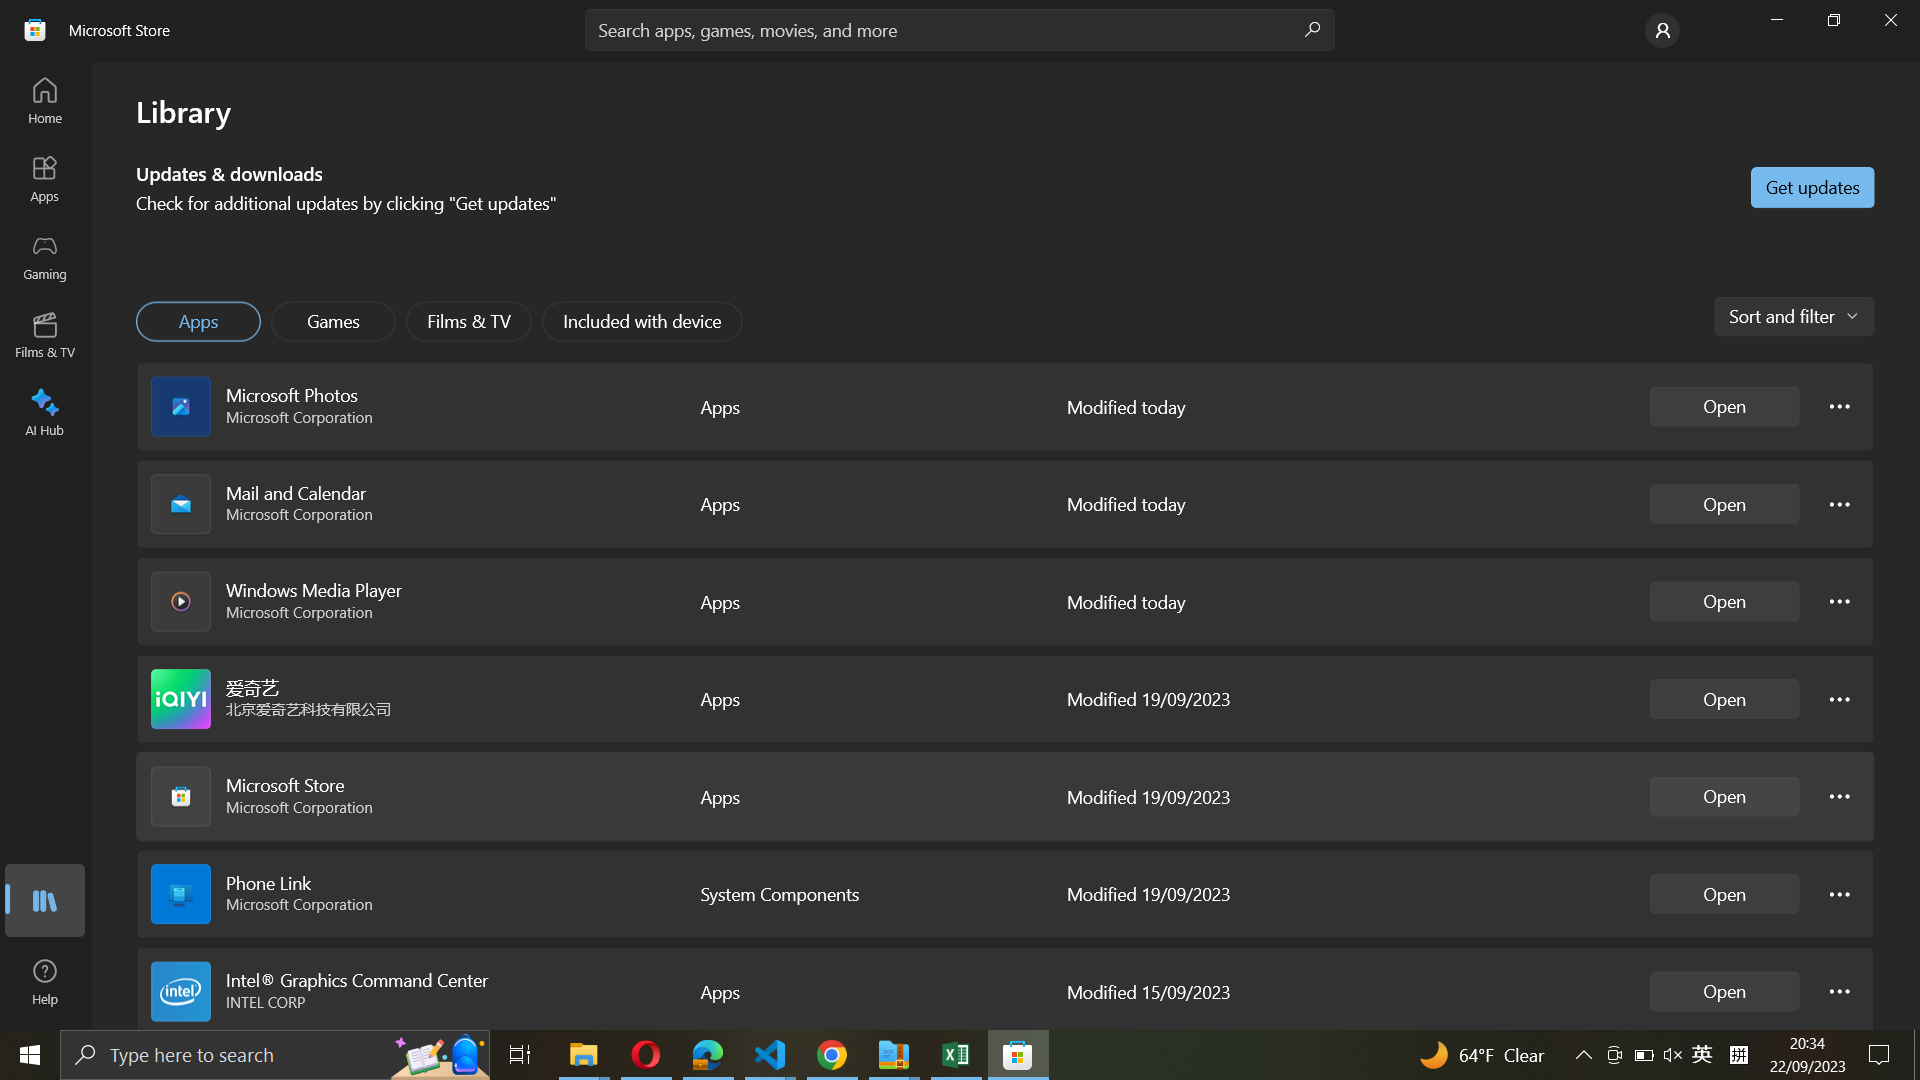 The width and height of the screenshot is (1920, 1080). I want to click on Mail and Calendar, so click(1723, 501).